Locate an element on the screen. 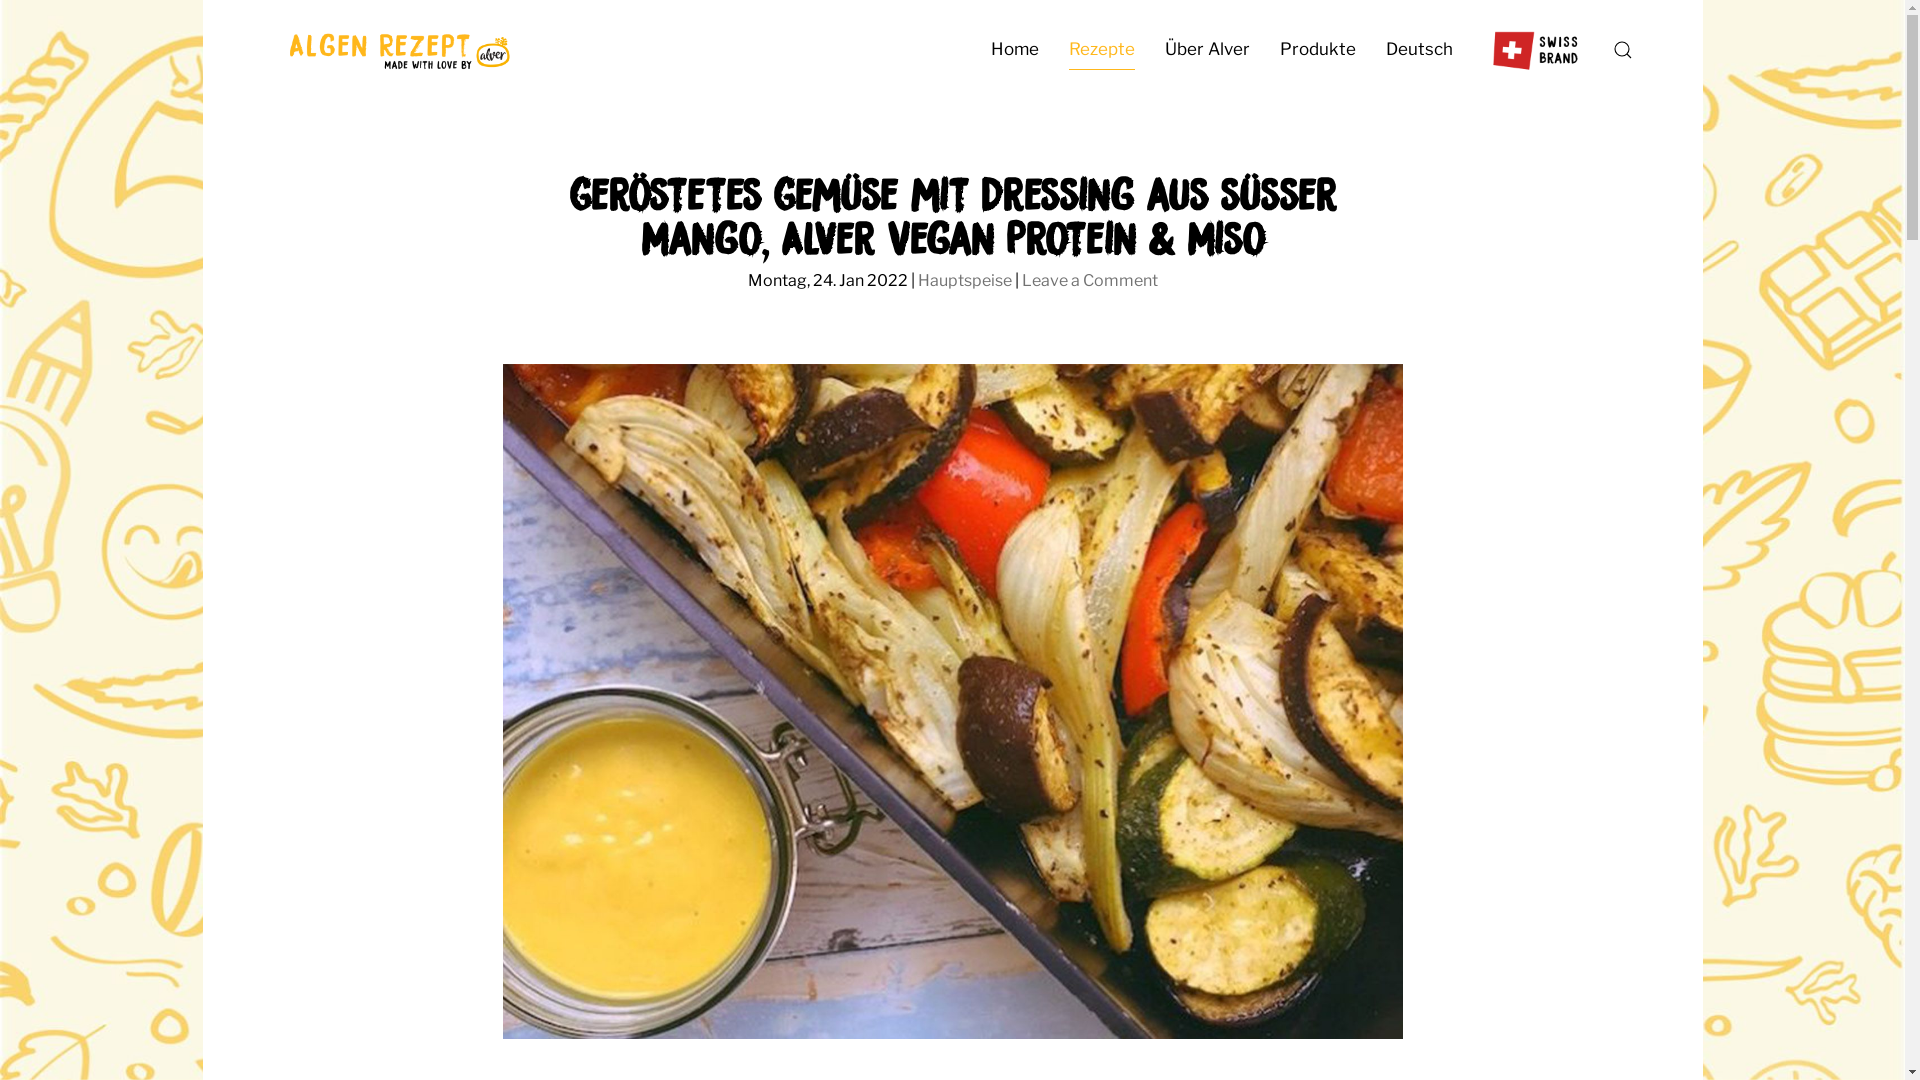 Image resolution: width=1920 pixels, height=1080 pixels. 'Leave a Comment' is located at coordinates (1088, 280).